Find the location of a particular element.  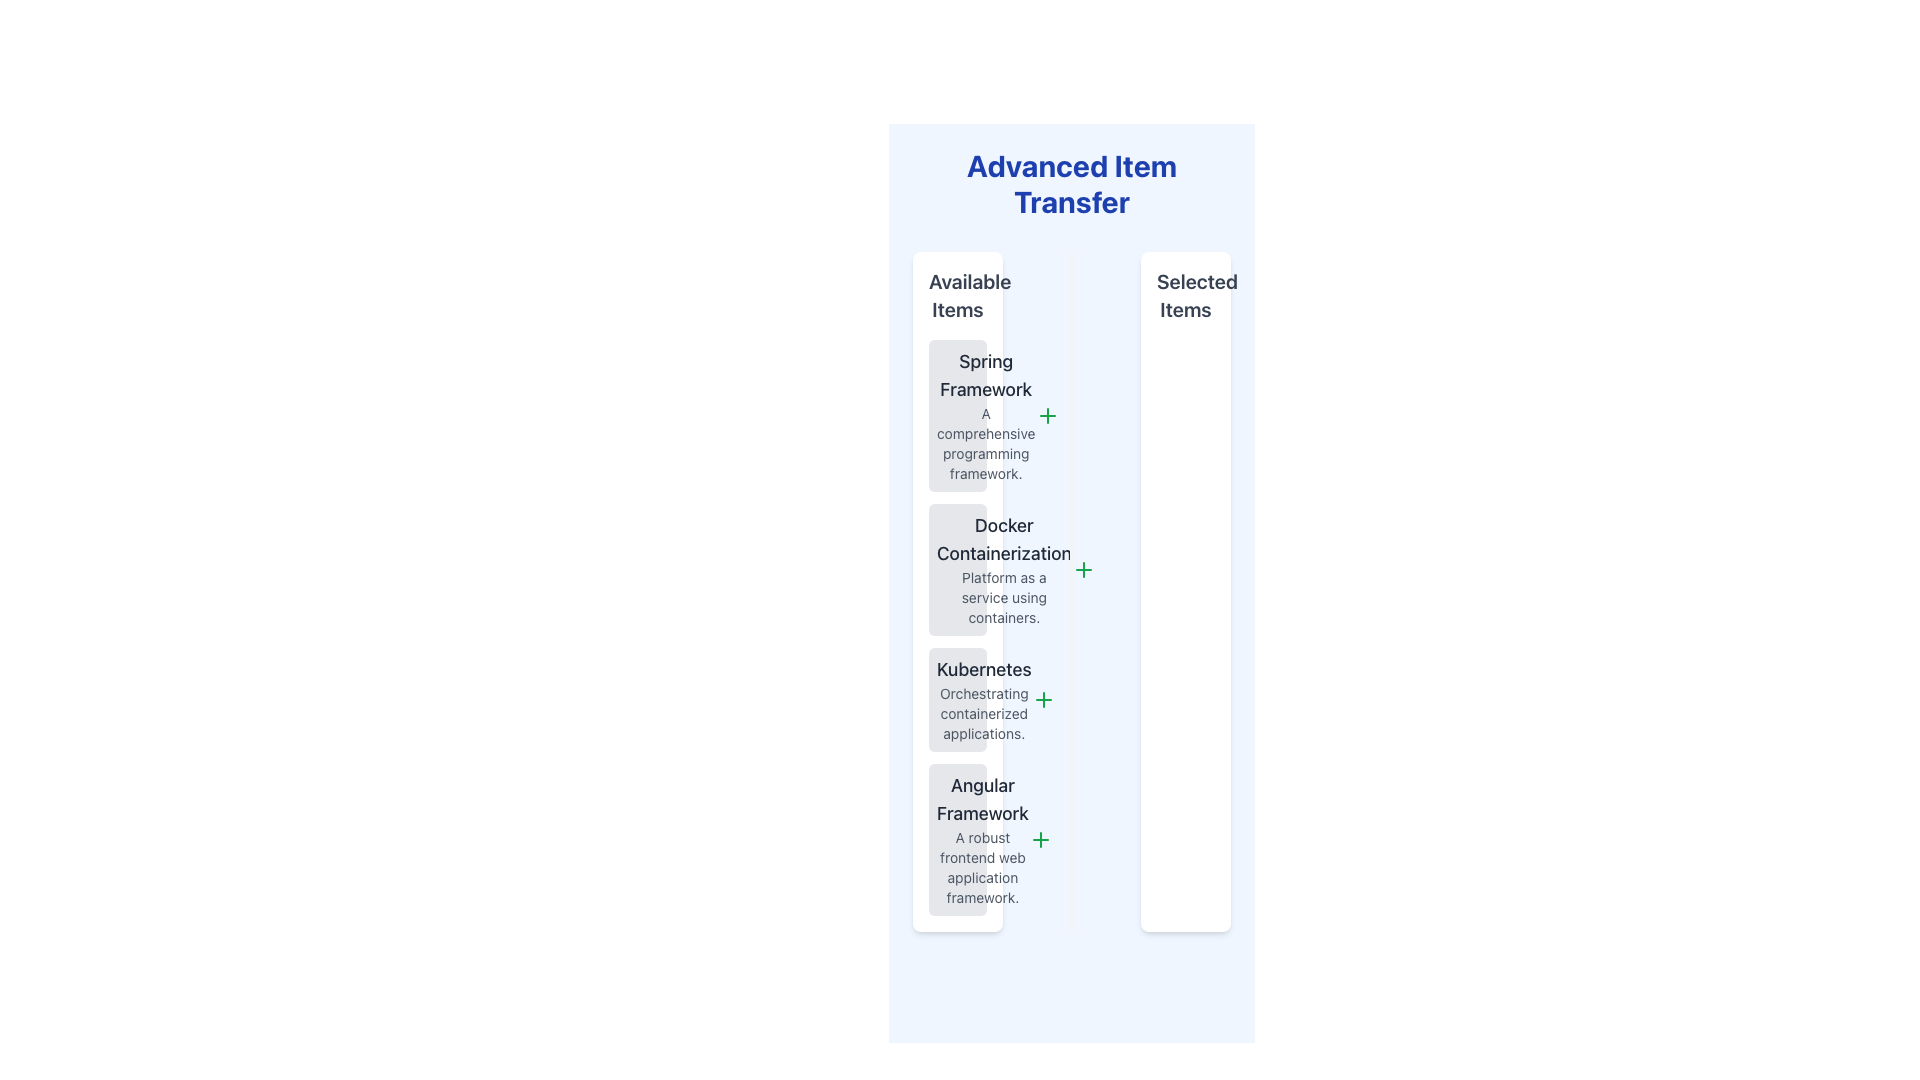

the green plus icon located to the right of the descriptive text 'Angular Framework' in the available items list is located at coordinates (1040, 840).